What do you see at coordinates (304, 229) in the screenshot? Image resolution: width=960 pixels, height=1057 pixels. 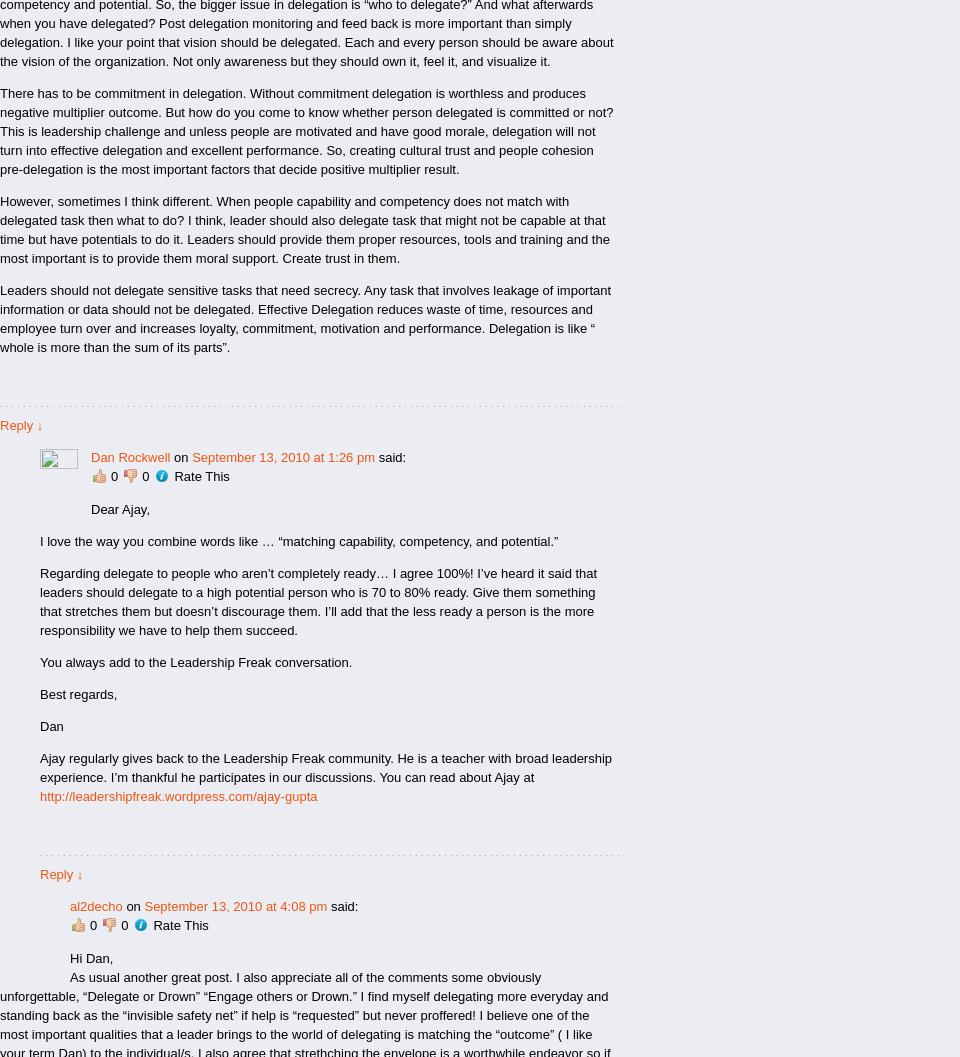 I see `'However, sometimes I think different. When people capability and competency does not match with delegated task then what to do? I think, leader should also delegate task that might not be capable at that time but have potentials to do it. Leaders should provide them proper resources, tools and training and the most important is to provide them moral support. Create trust in them.'` at bounding box center [304, 229].